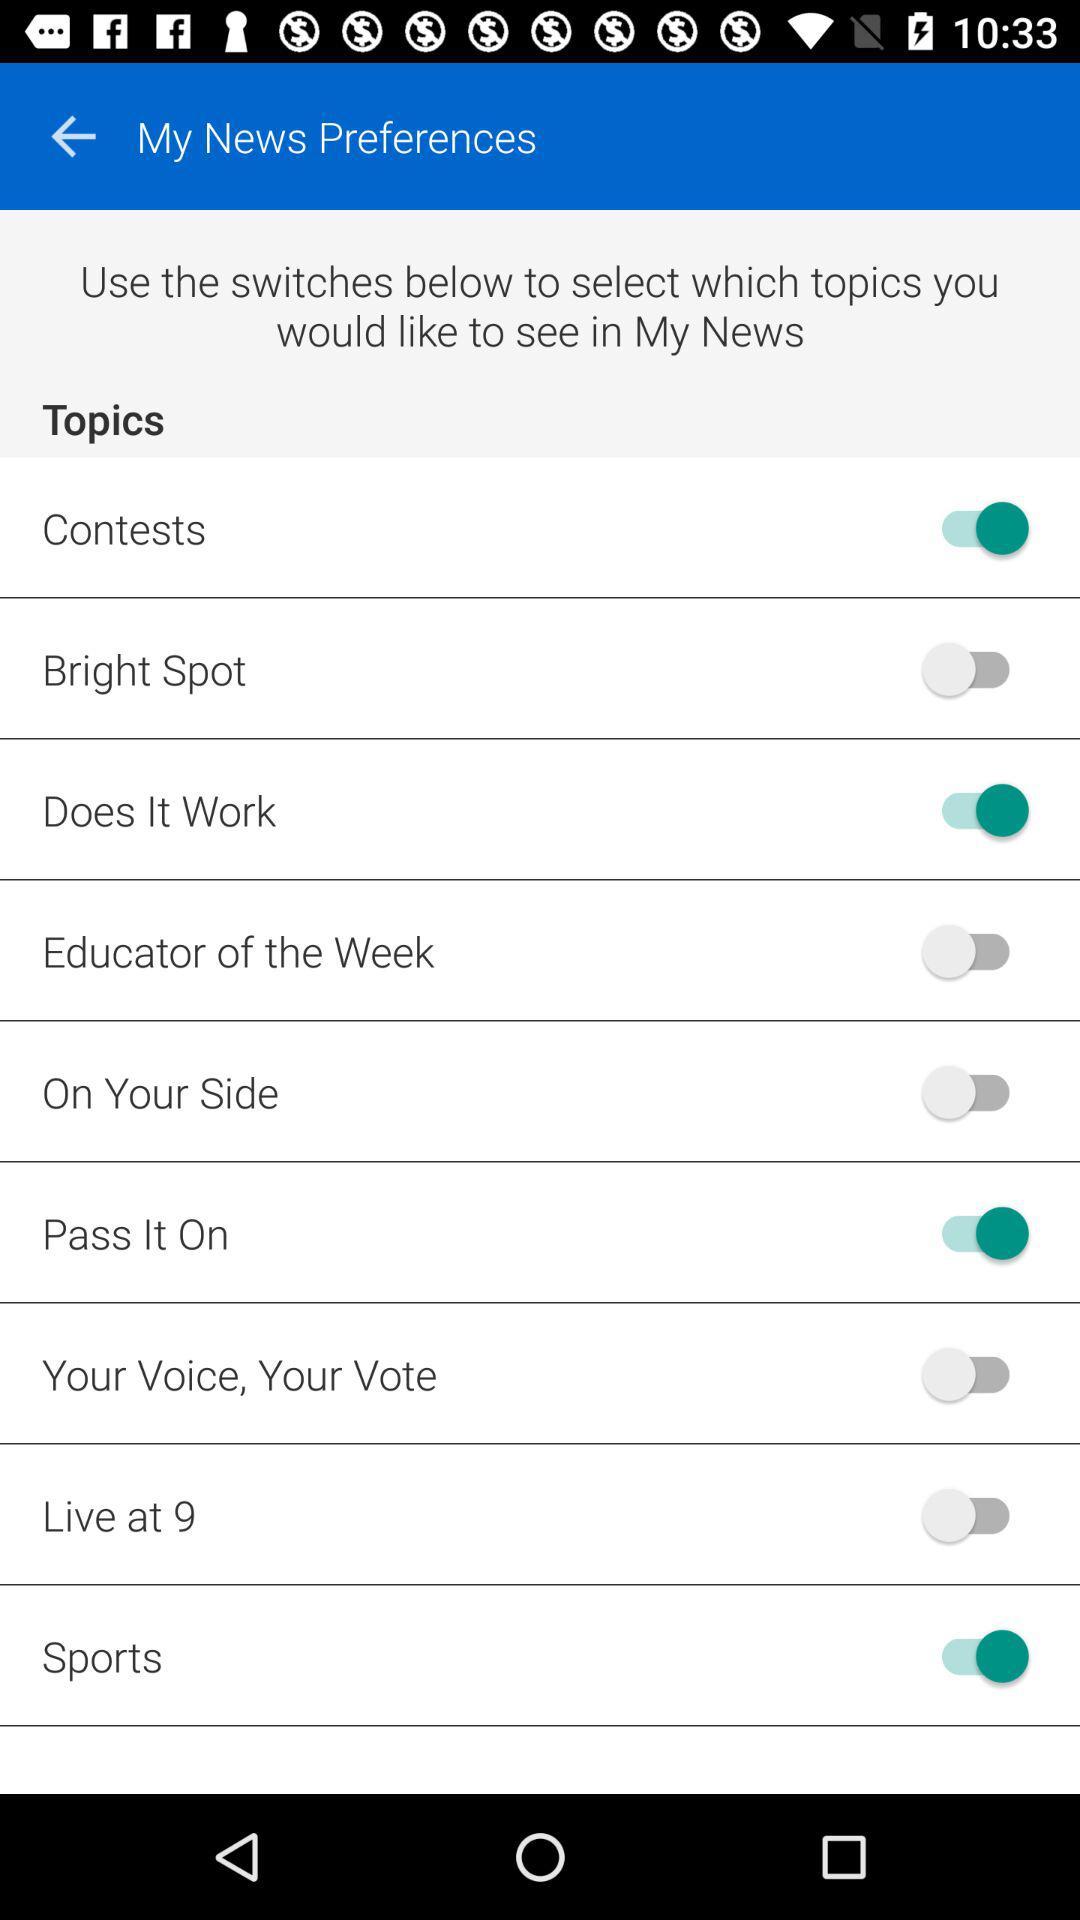 This screenshot has width=1080, height=1920. What do you see at coordinates (72, 135) in the screenshot?
I see `back to my news preferences` at bounding box center [72, 135].